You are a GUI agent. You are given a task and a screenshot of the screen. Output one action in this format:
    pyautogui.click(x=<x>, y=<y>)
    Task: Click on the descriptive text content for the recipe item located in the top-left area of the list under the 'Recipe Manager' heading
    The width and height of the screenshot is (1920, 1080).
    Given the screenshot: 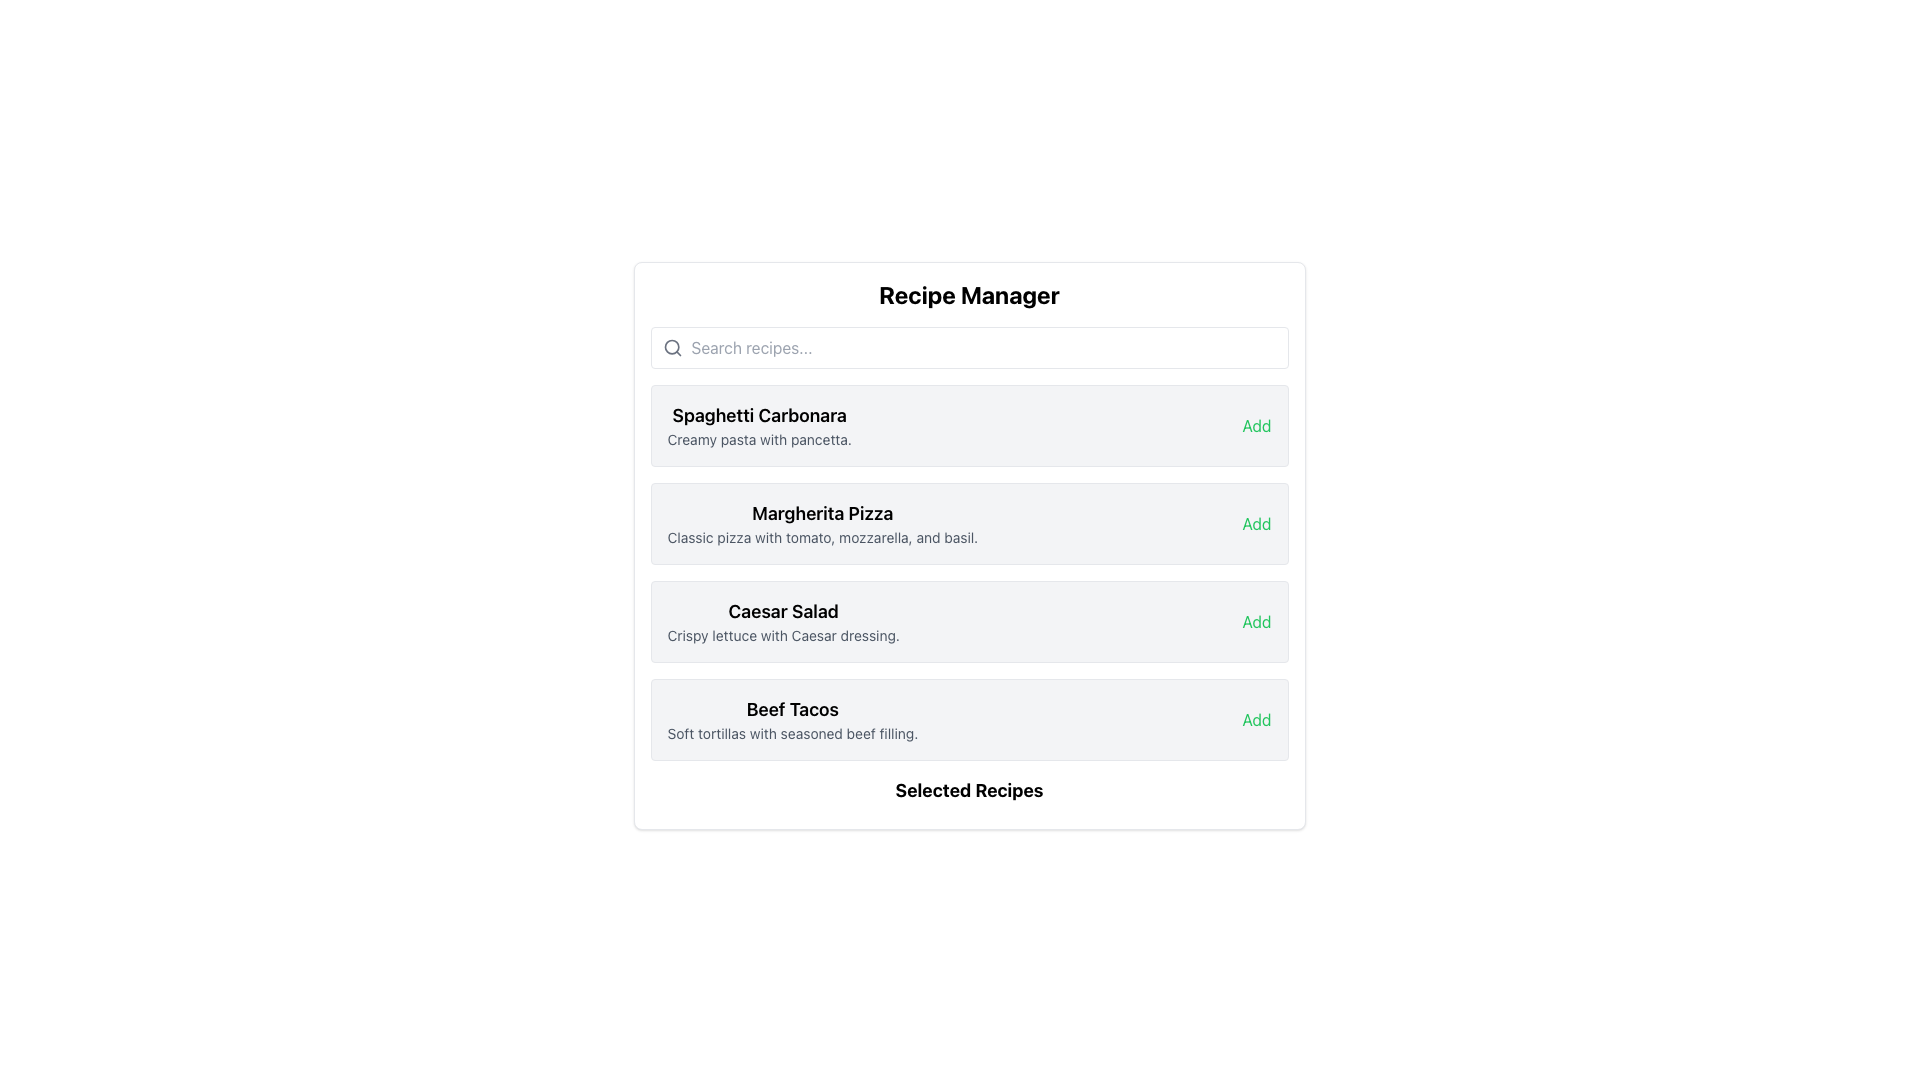 What is the action you would take?
    pyautogui.click(x=758, y=424)
    